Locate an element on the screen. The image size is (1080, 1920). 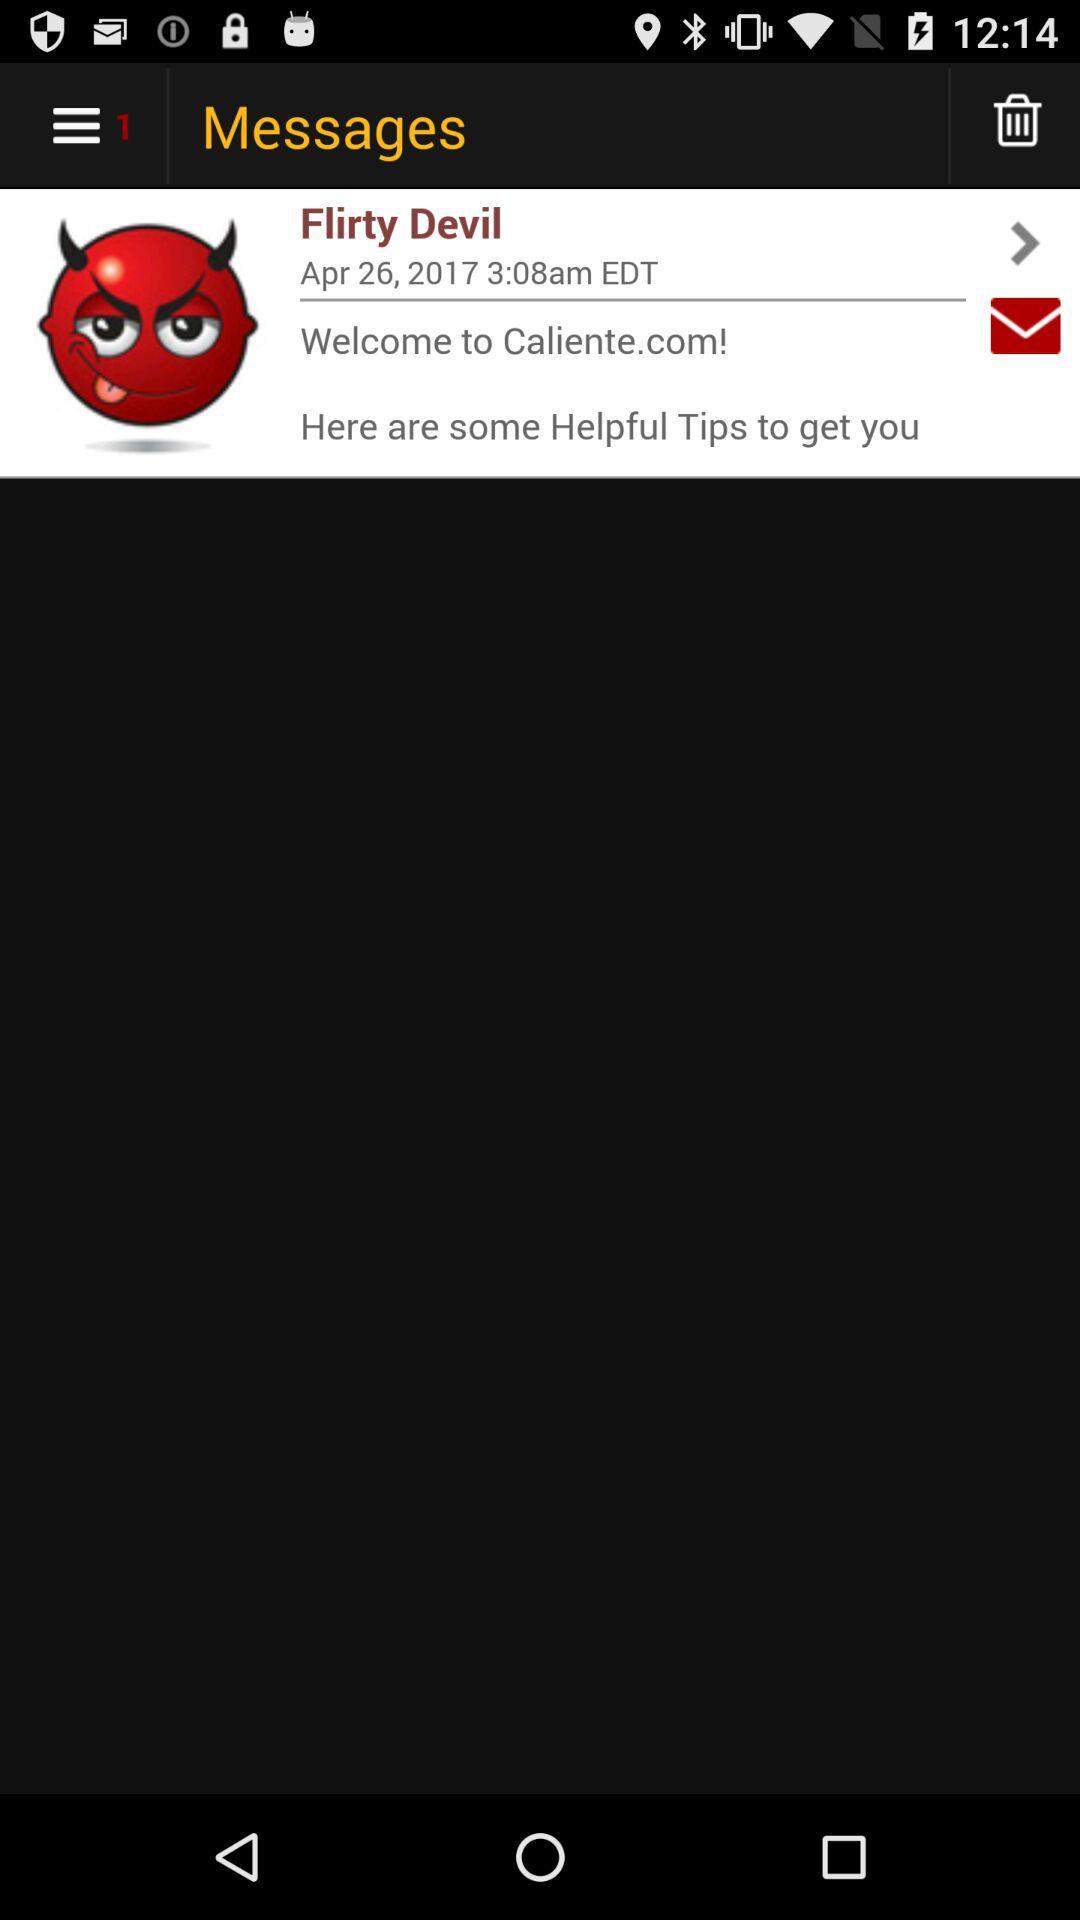
flirty devil is located at coordinates (632, 222).